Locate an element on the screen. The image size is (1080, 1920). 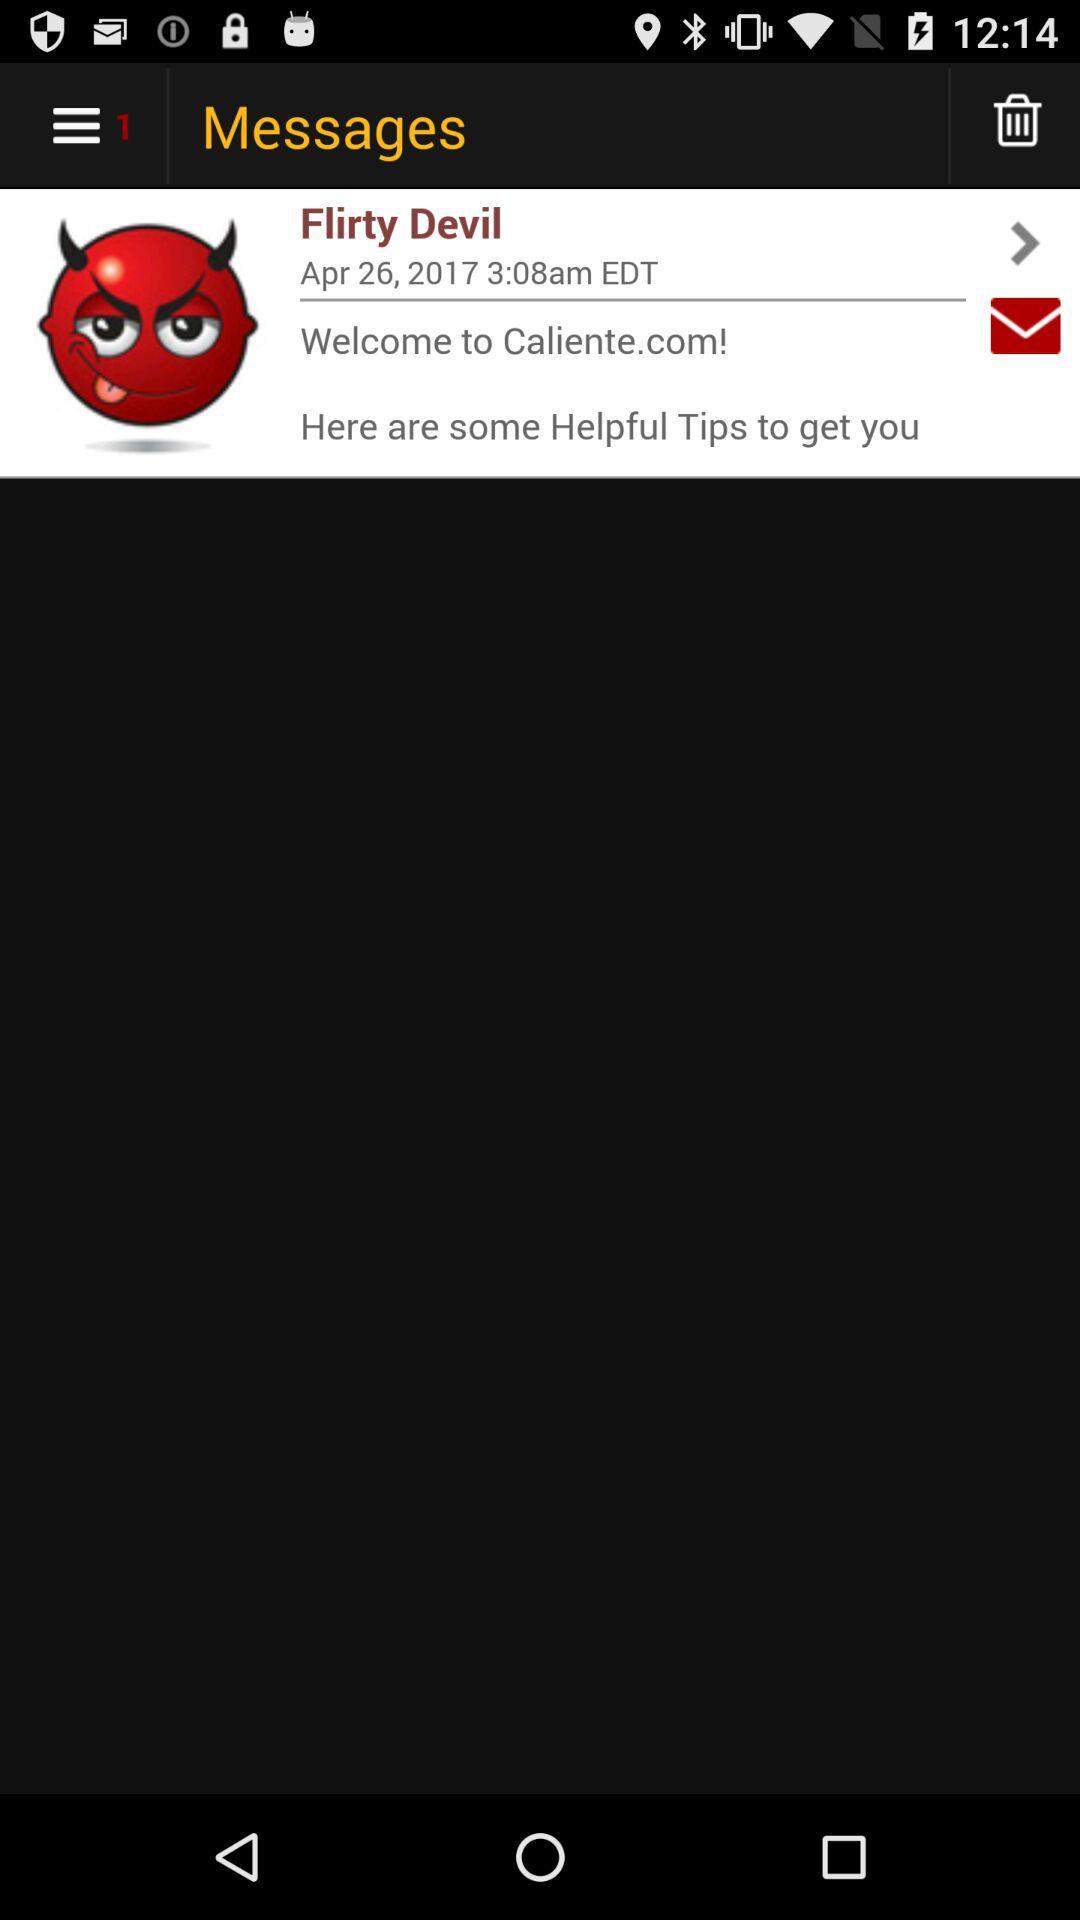
flirty devil is located at coordinates (632, 222).